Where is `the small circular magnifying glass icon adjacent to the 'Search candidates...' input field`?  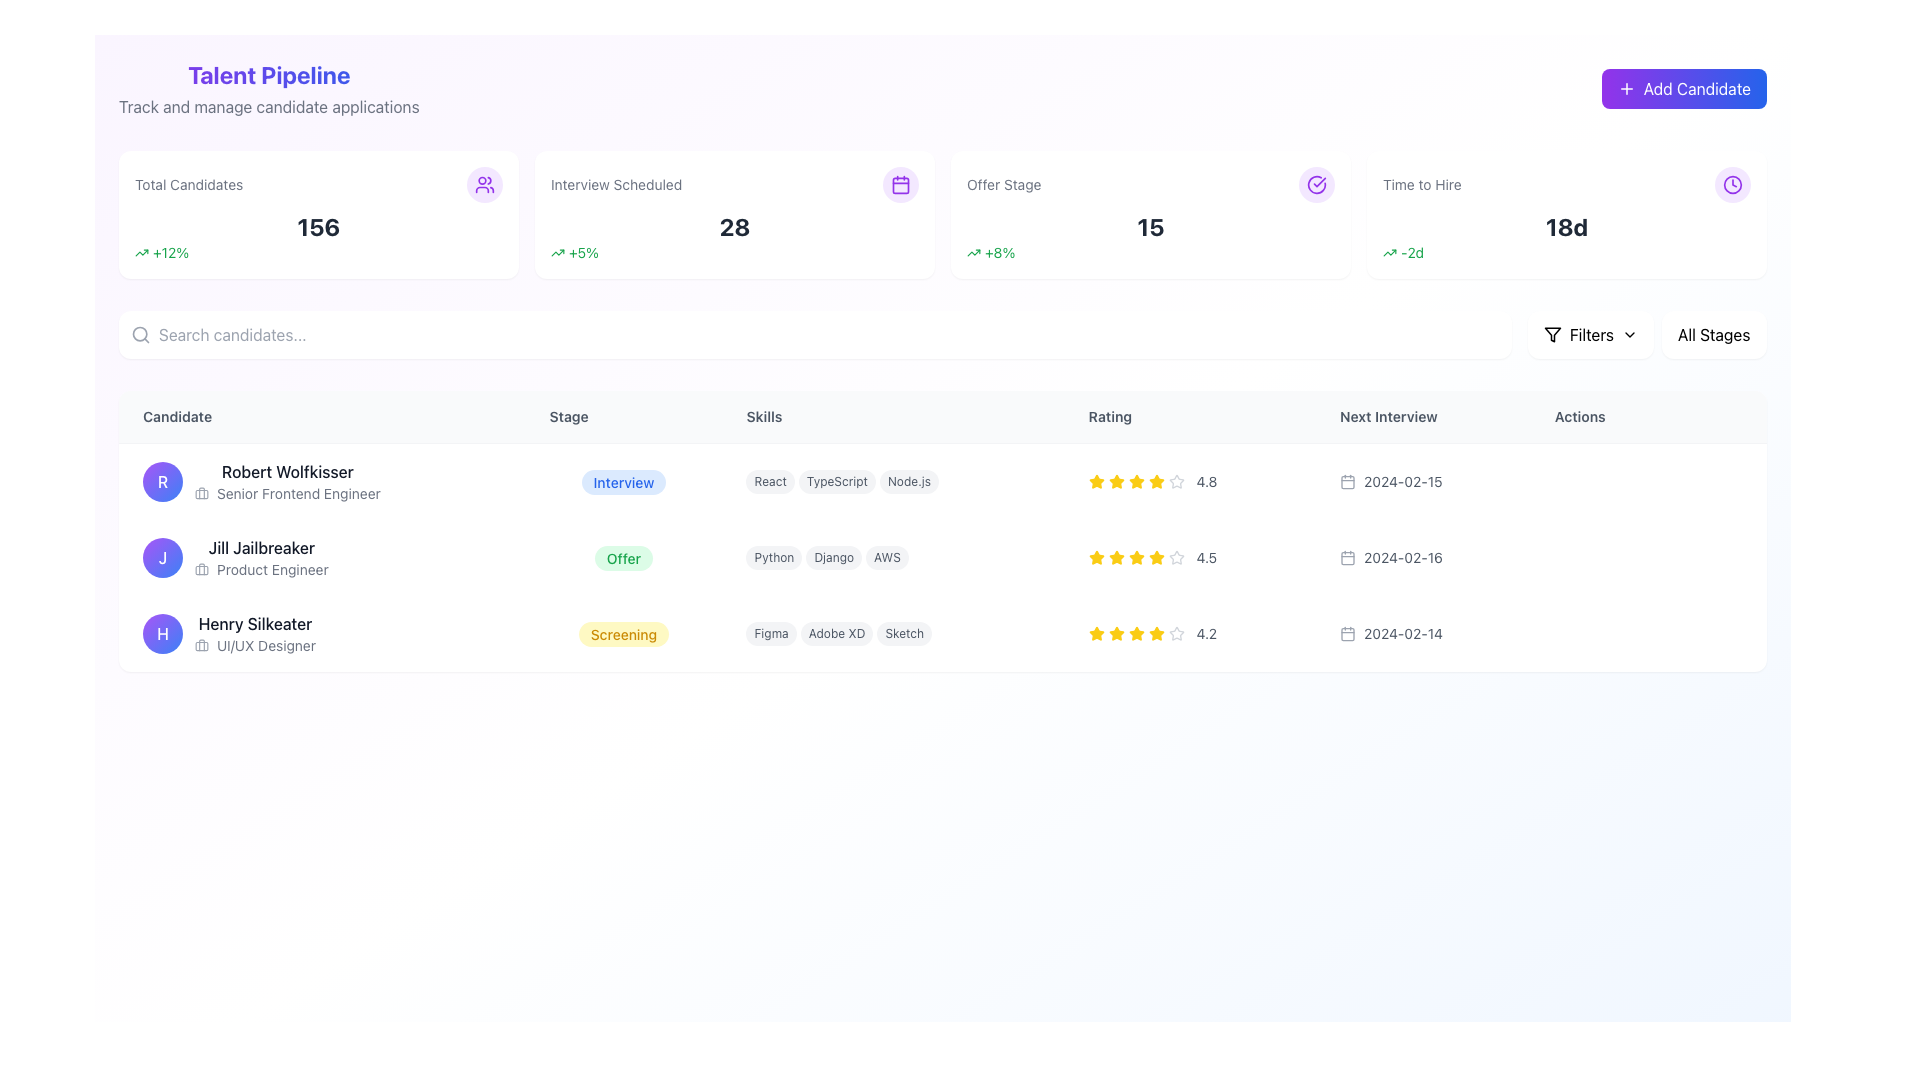
the small circular magnifying glass icon adjacent to the 'Search candidates...' input field is located at coordinates (139, 334).